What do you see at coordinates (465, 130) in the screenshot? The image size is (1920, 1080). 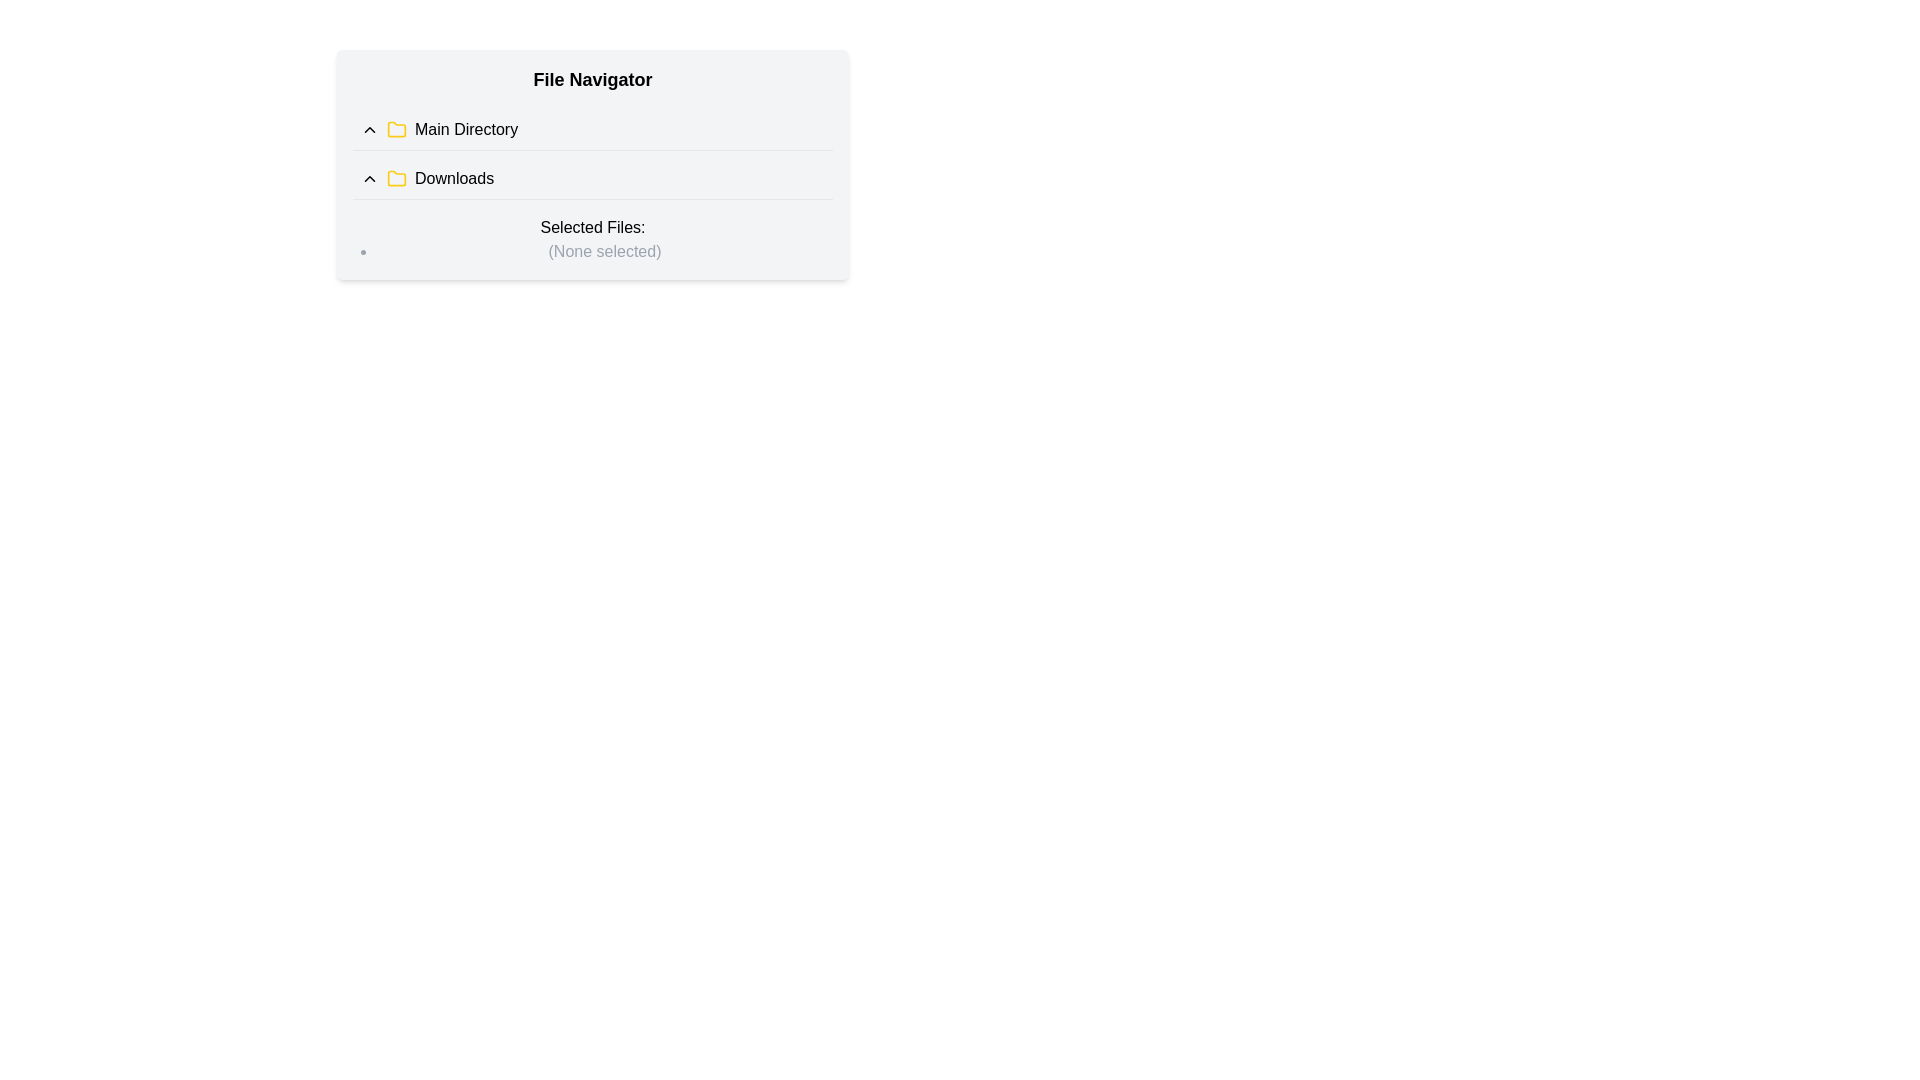 I see `the 'Main Directory' text label, which is styled in regular font and black color, located next to a yellow folder icon and an expand/collapse indicator in the directory navigator` at bounding box center [465, 130].